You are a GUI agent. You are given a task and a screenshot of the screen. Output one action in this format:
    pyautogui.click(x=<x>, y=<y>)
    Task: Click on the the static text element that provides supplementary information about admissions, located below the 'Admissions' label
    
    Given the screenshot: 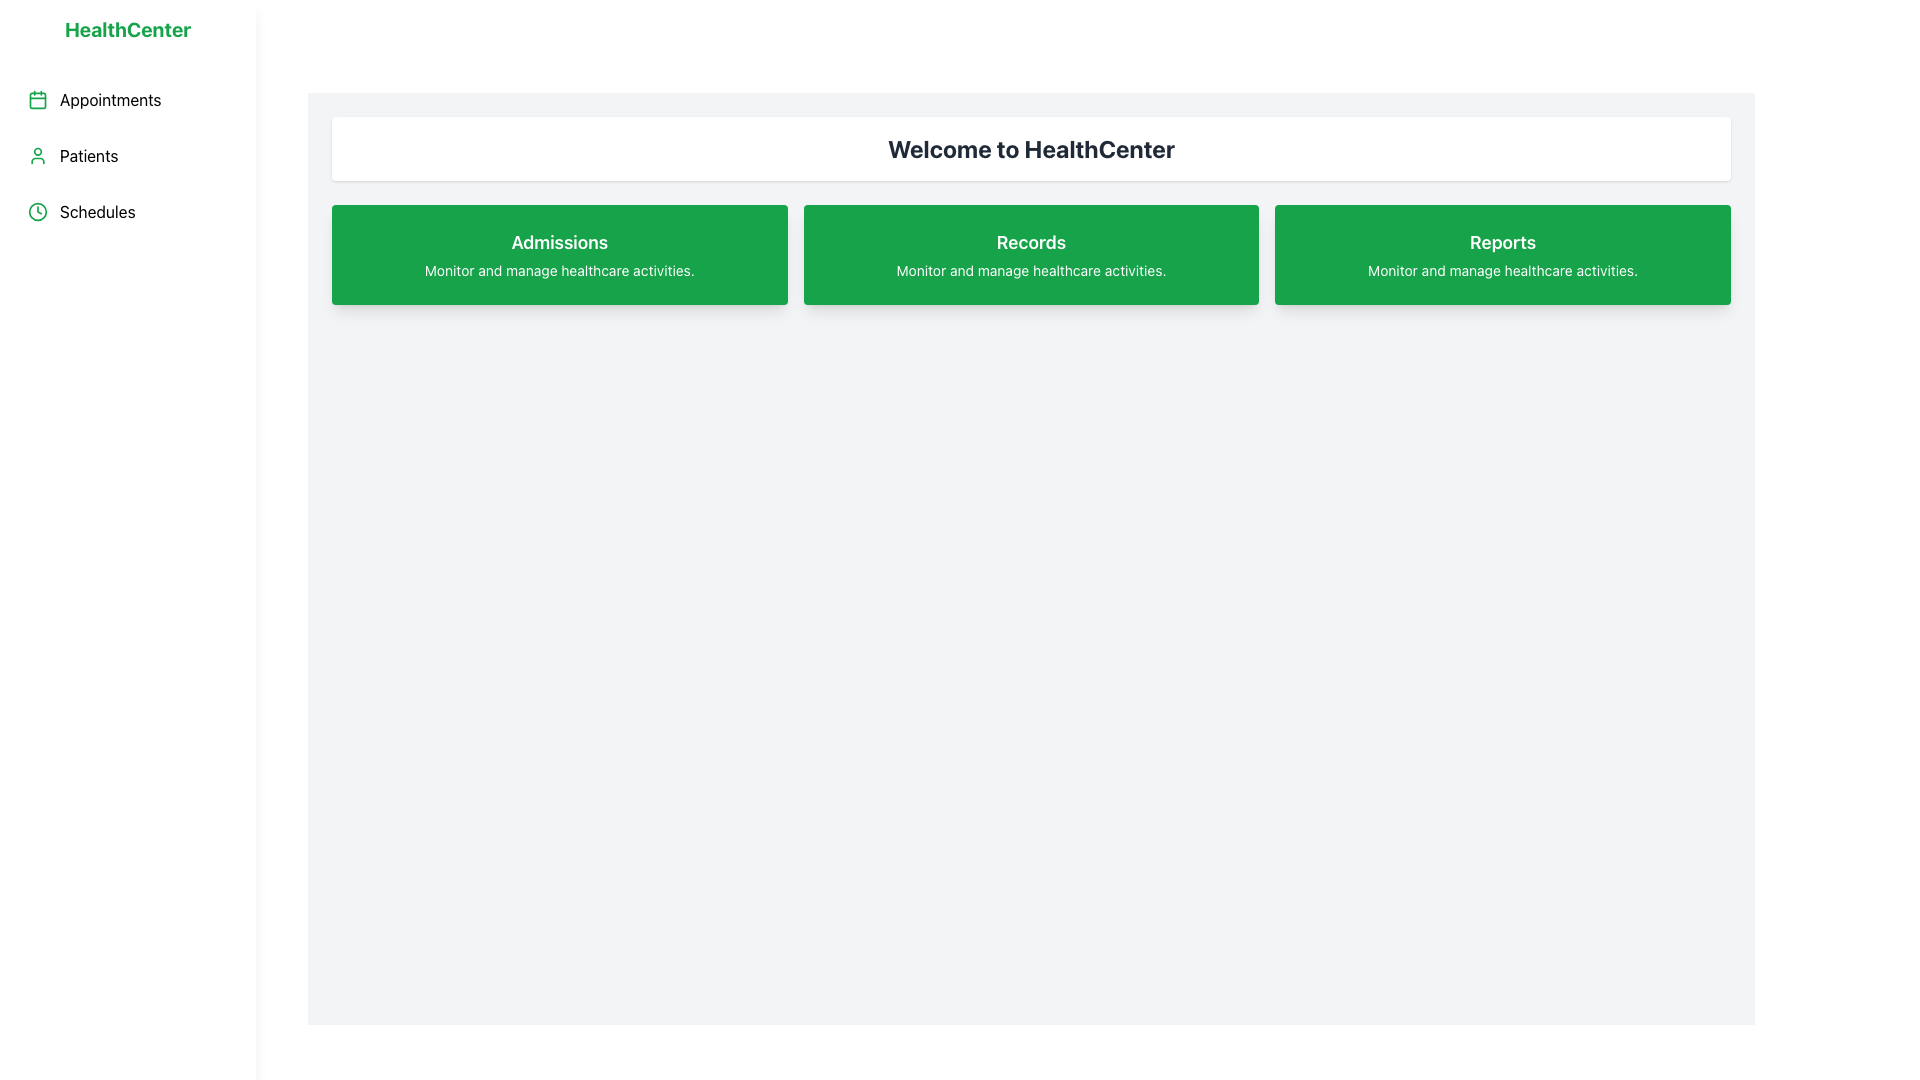 What is the action you would take?
    pyautogui.click(x=559, y=270)
    